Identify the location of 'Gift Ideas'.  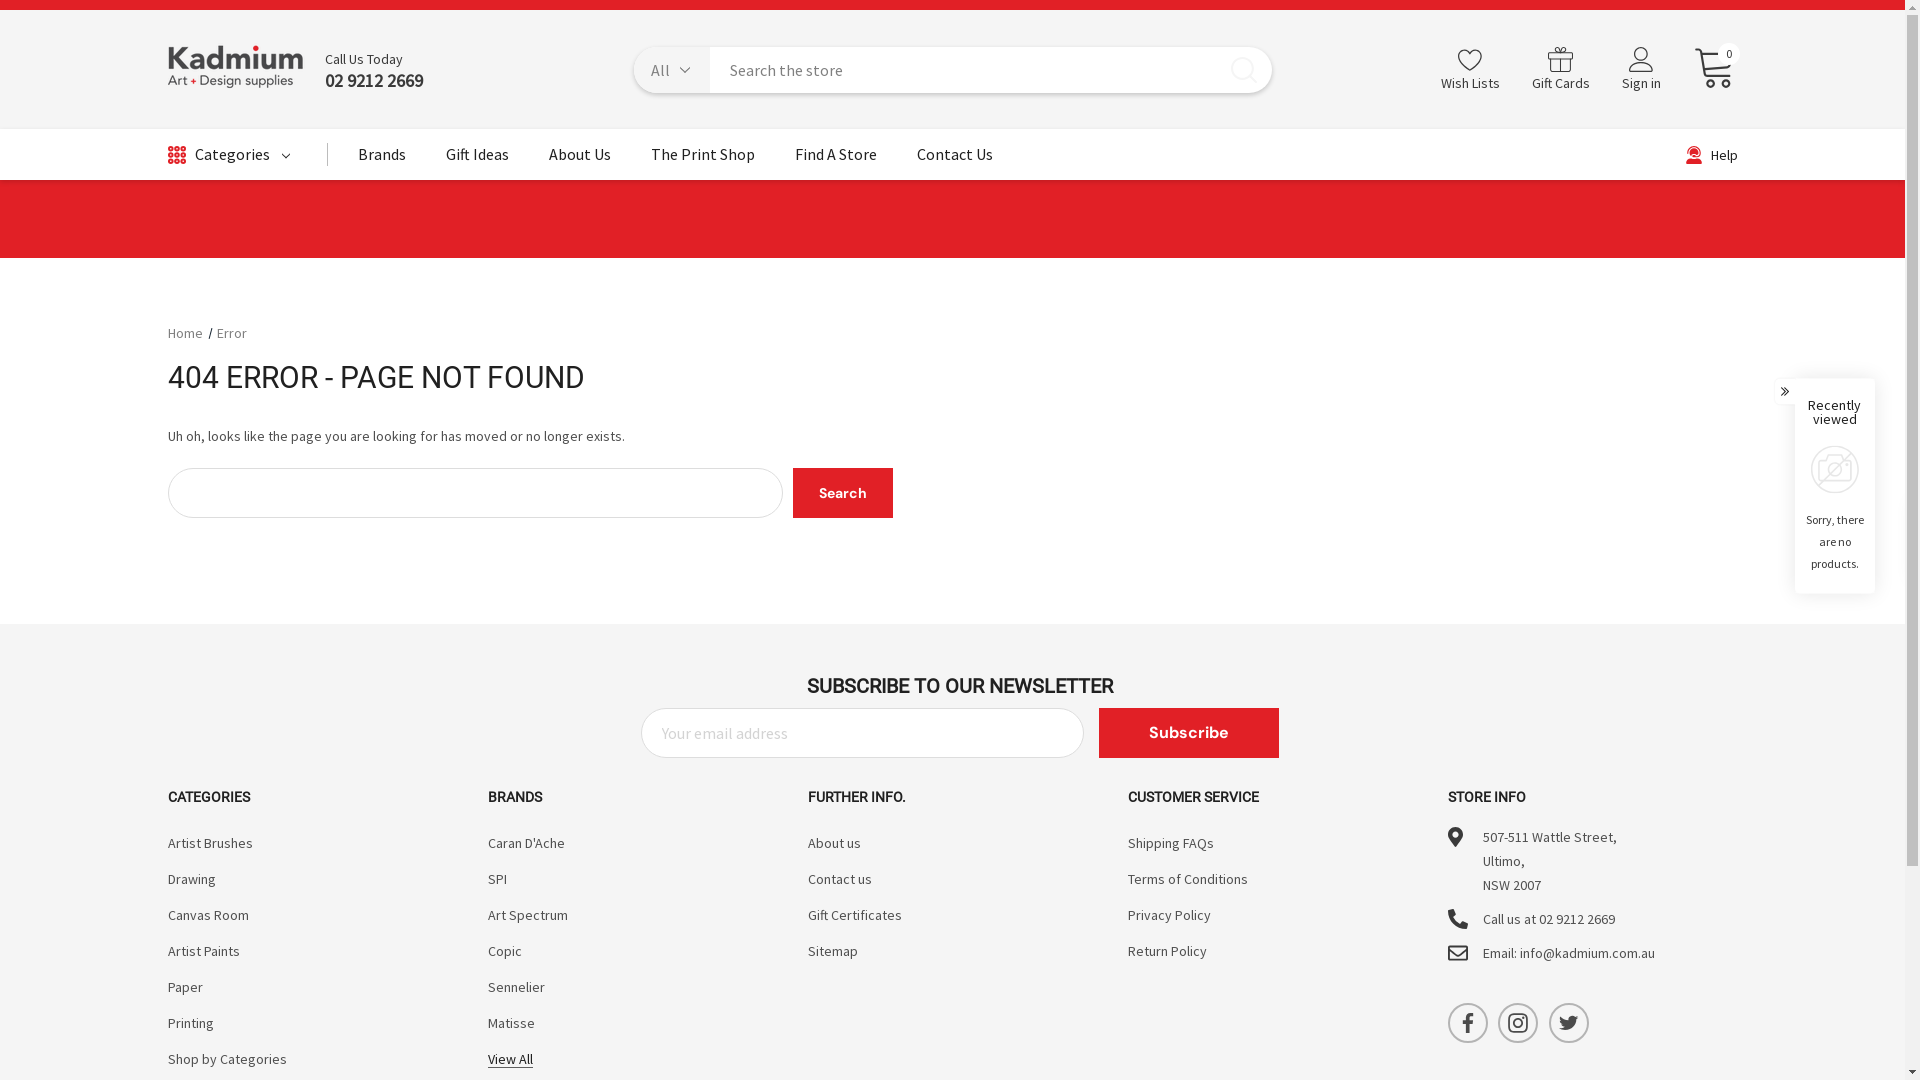
(476, 158).